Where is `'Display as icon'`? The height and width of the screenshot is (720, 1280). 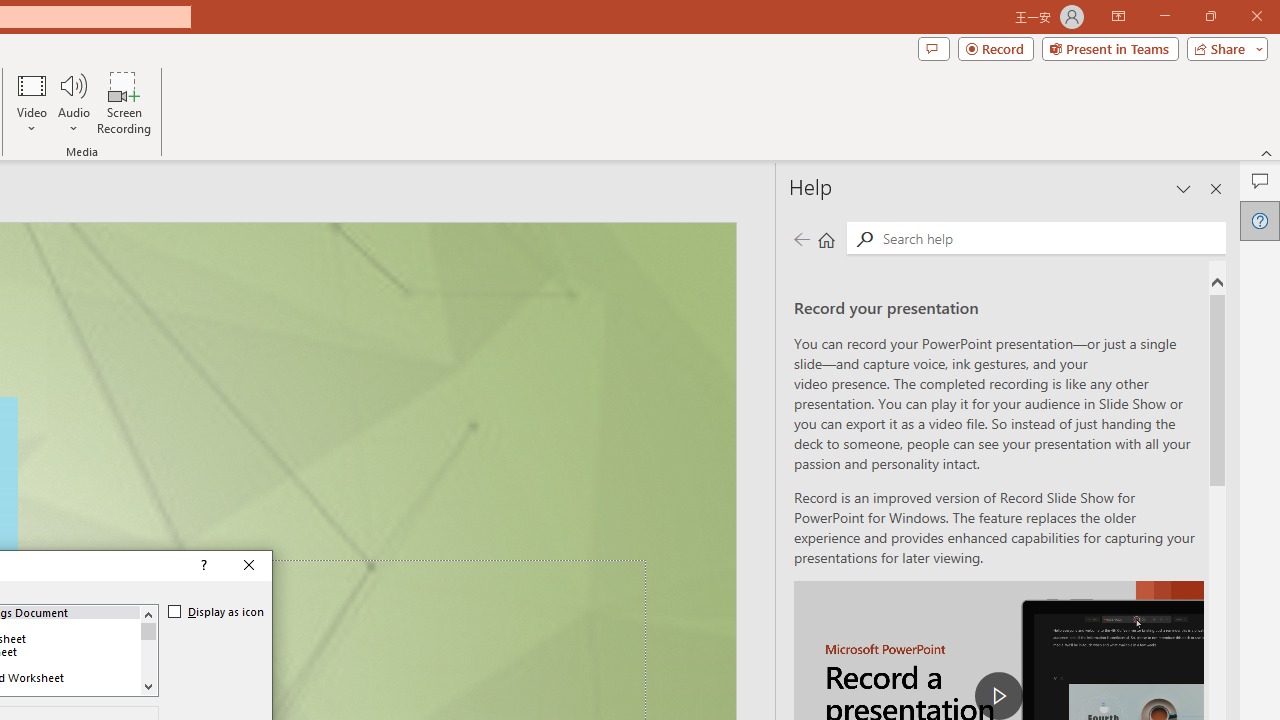
'Display as icon' is located at coordinates (216, 611).